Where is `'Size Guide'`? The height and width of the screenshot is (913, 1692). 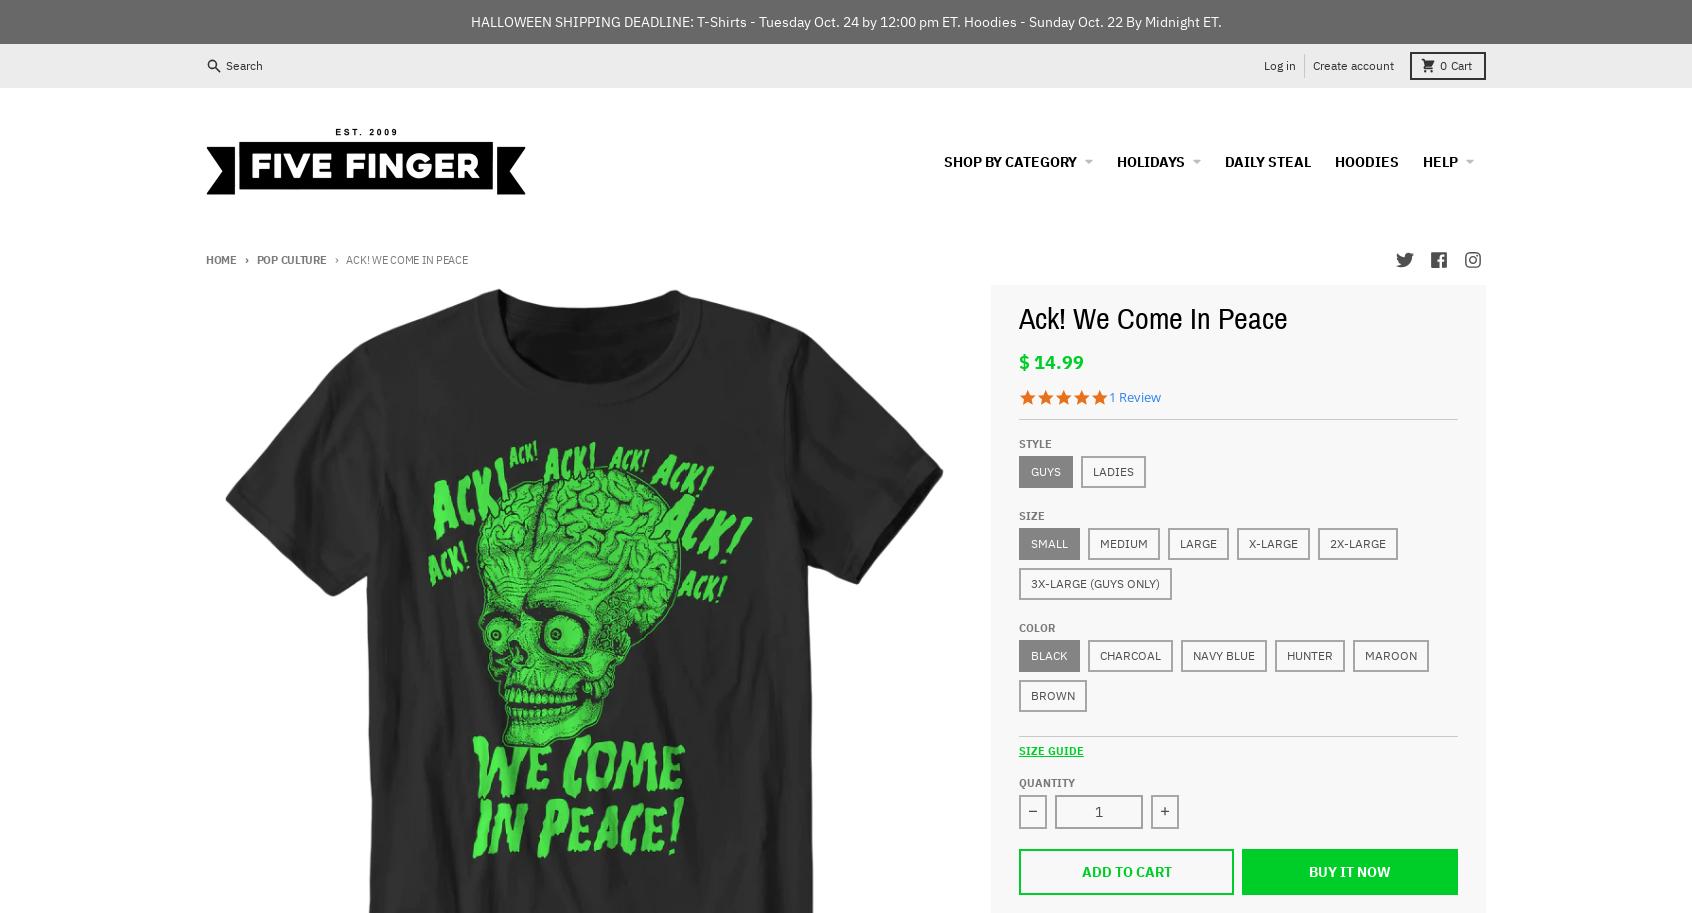
'Size Guide' is located at coordinates (1049, 750).